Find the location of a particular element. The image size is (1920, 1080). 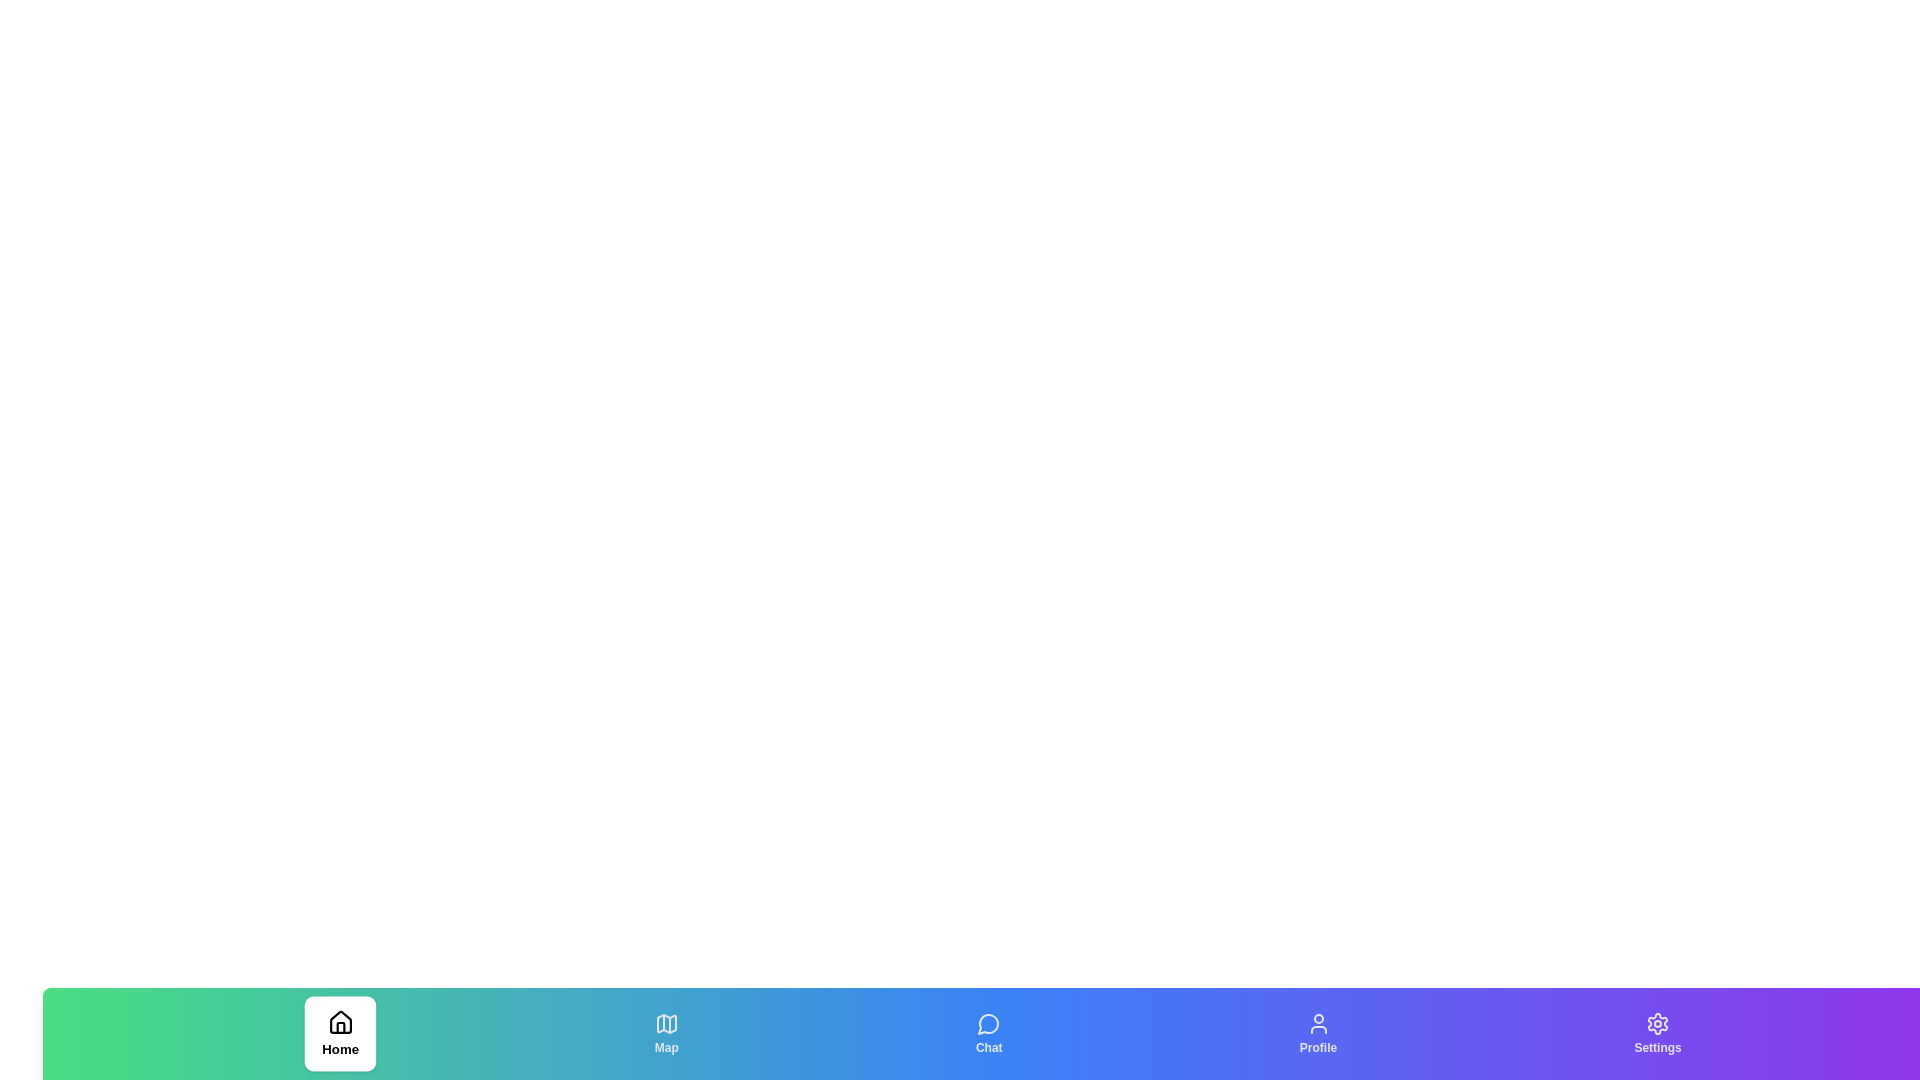

the Profile tab to switch the active state is located at coordinates (1318, 1033).